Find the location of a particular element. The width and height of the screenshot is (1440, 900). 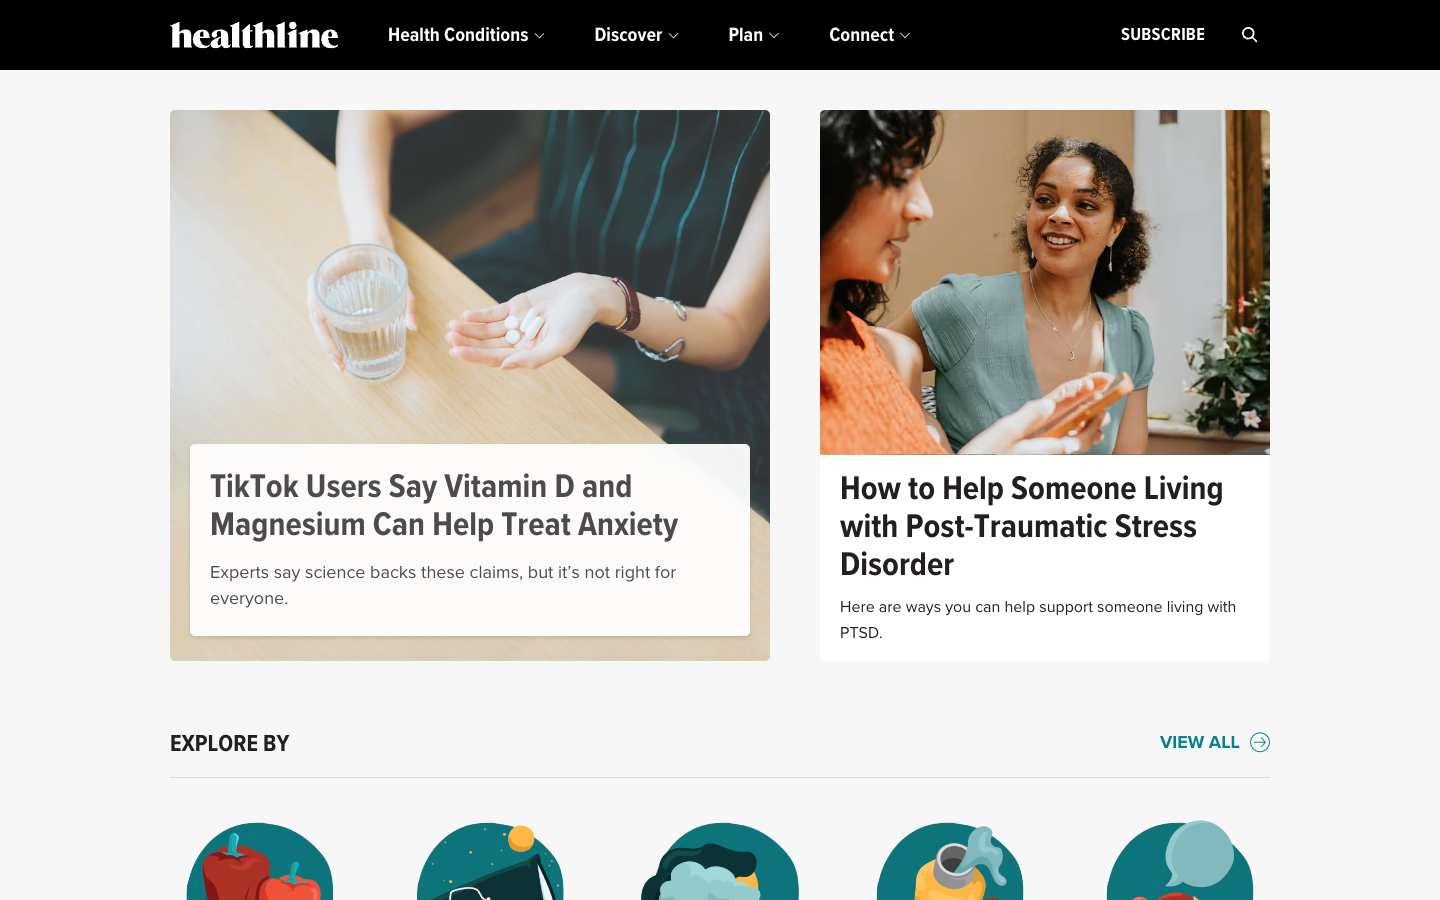

Inspect different health-related topics by using the view option is located at coordinates (1214, 743).